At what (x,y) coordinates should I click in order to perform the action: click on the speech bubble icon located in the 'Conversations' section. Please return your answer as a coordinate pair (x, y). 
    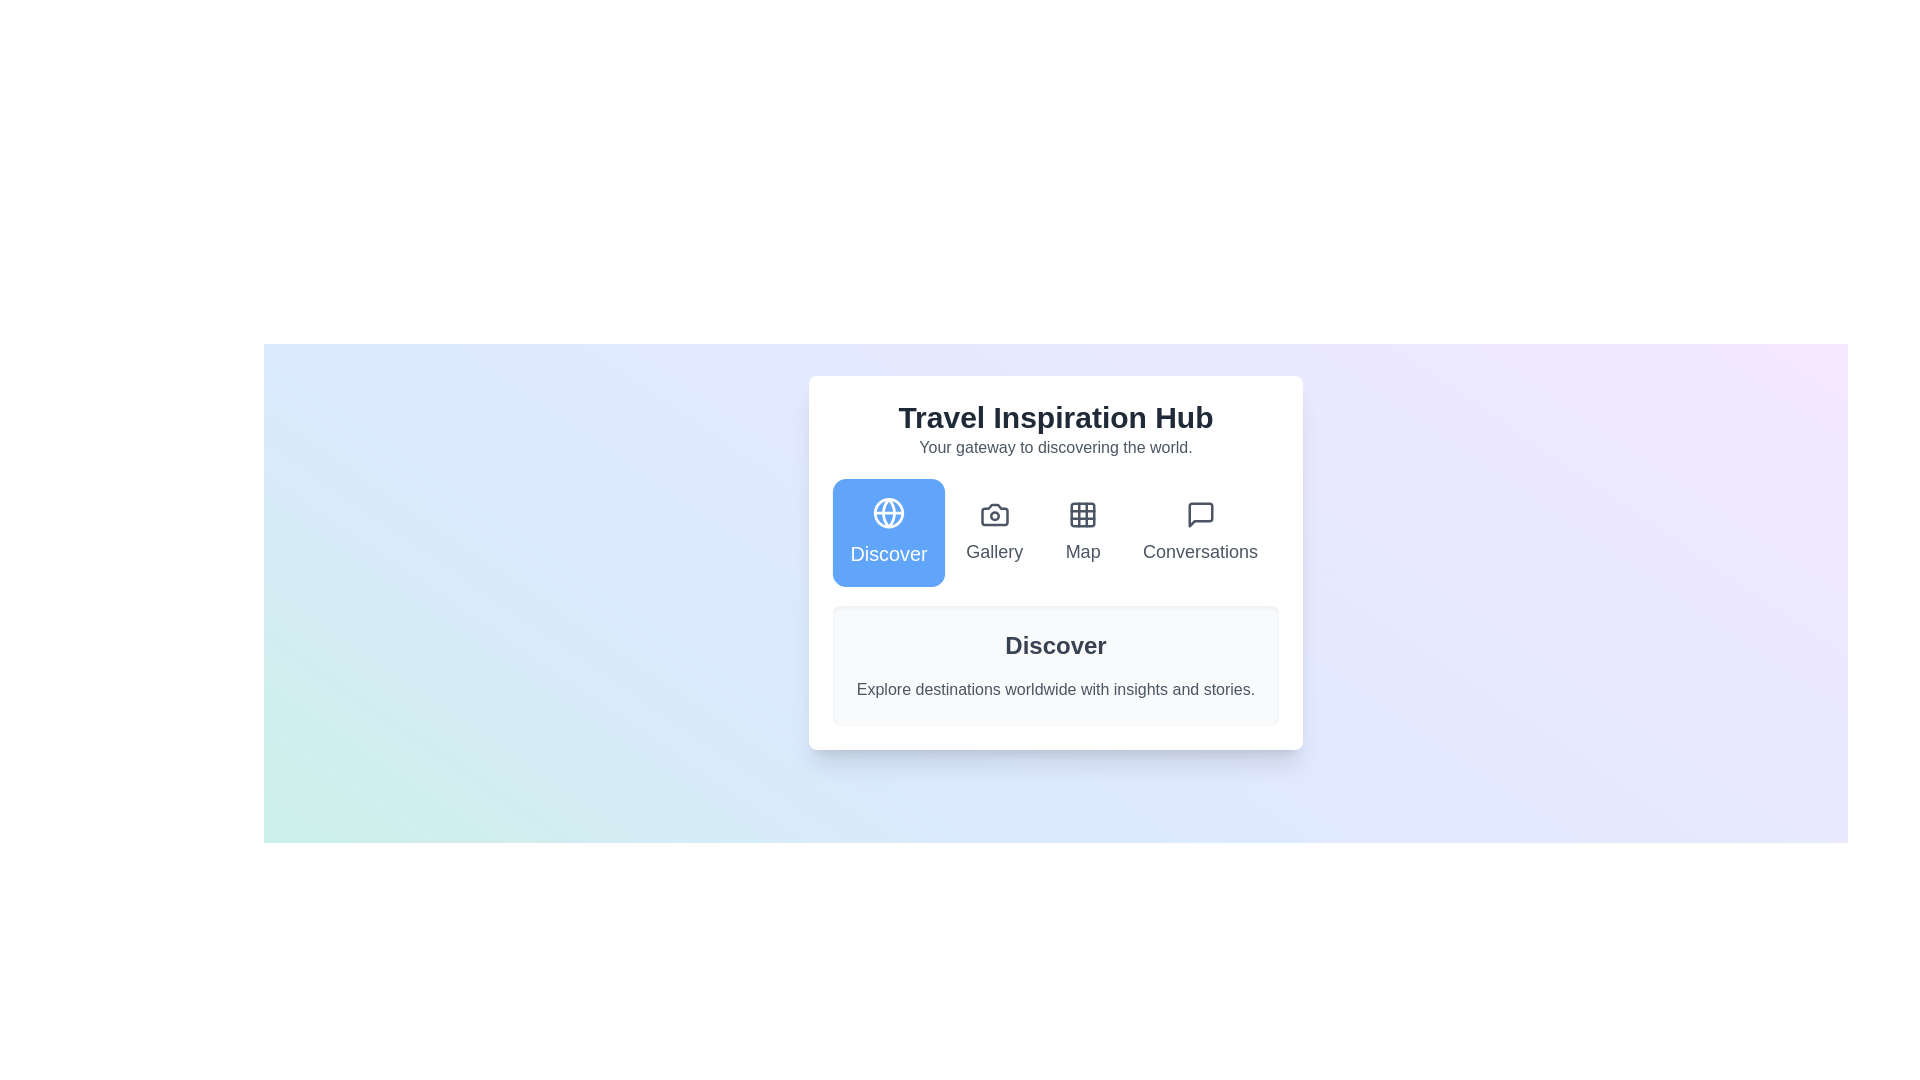
    Looking at the image, I should click on (1200, 514).